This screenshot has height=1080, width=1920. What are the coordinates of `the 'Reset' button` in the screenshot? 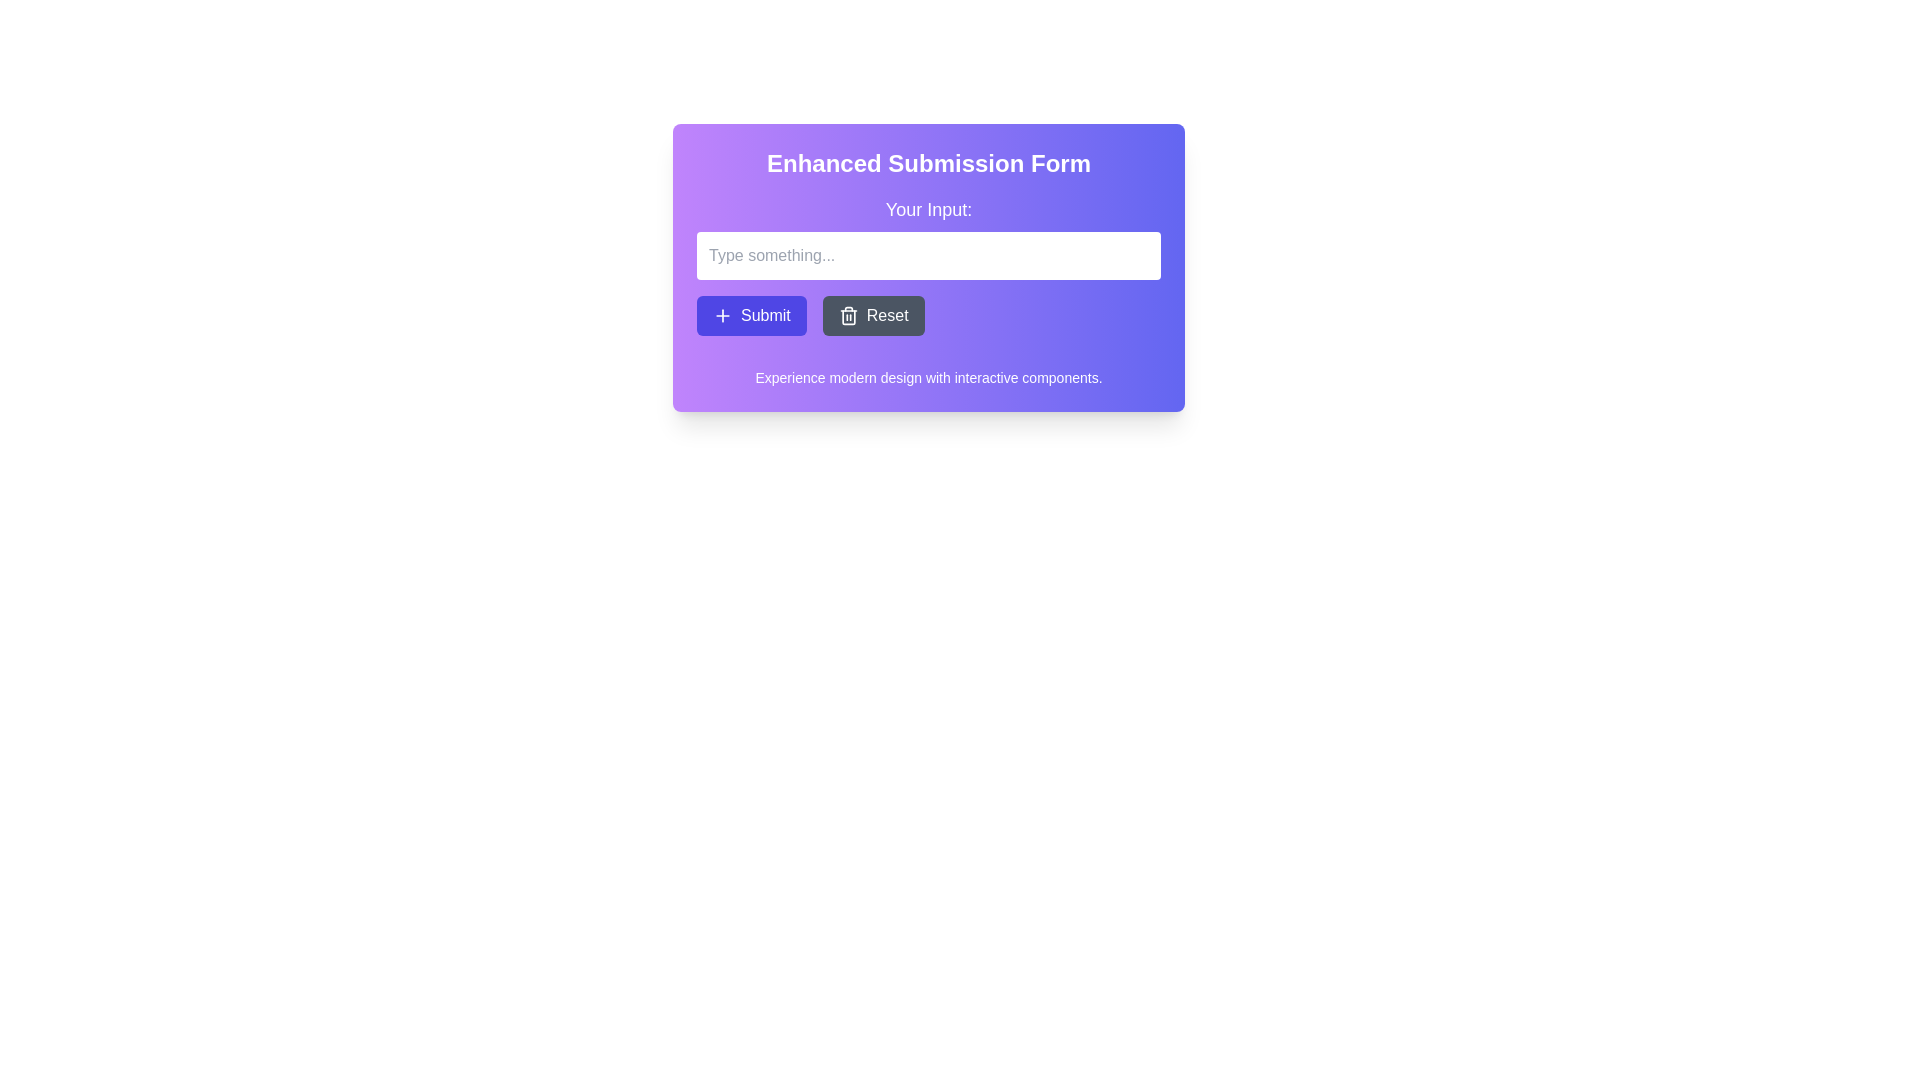 It's located at (873, 315).